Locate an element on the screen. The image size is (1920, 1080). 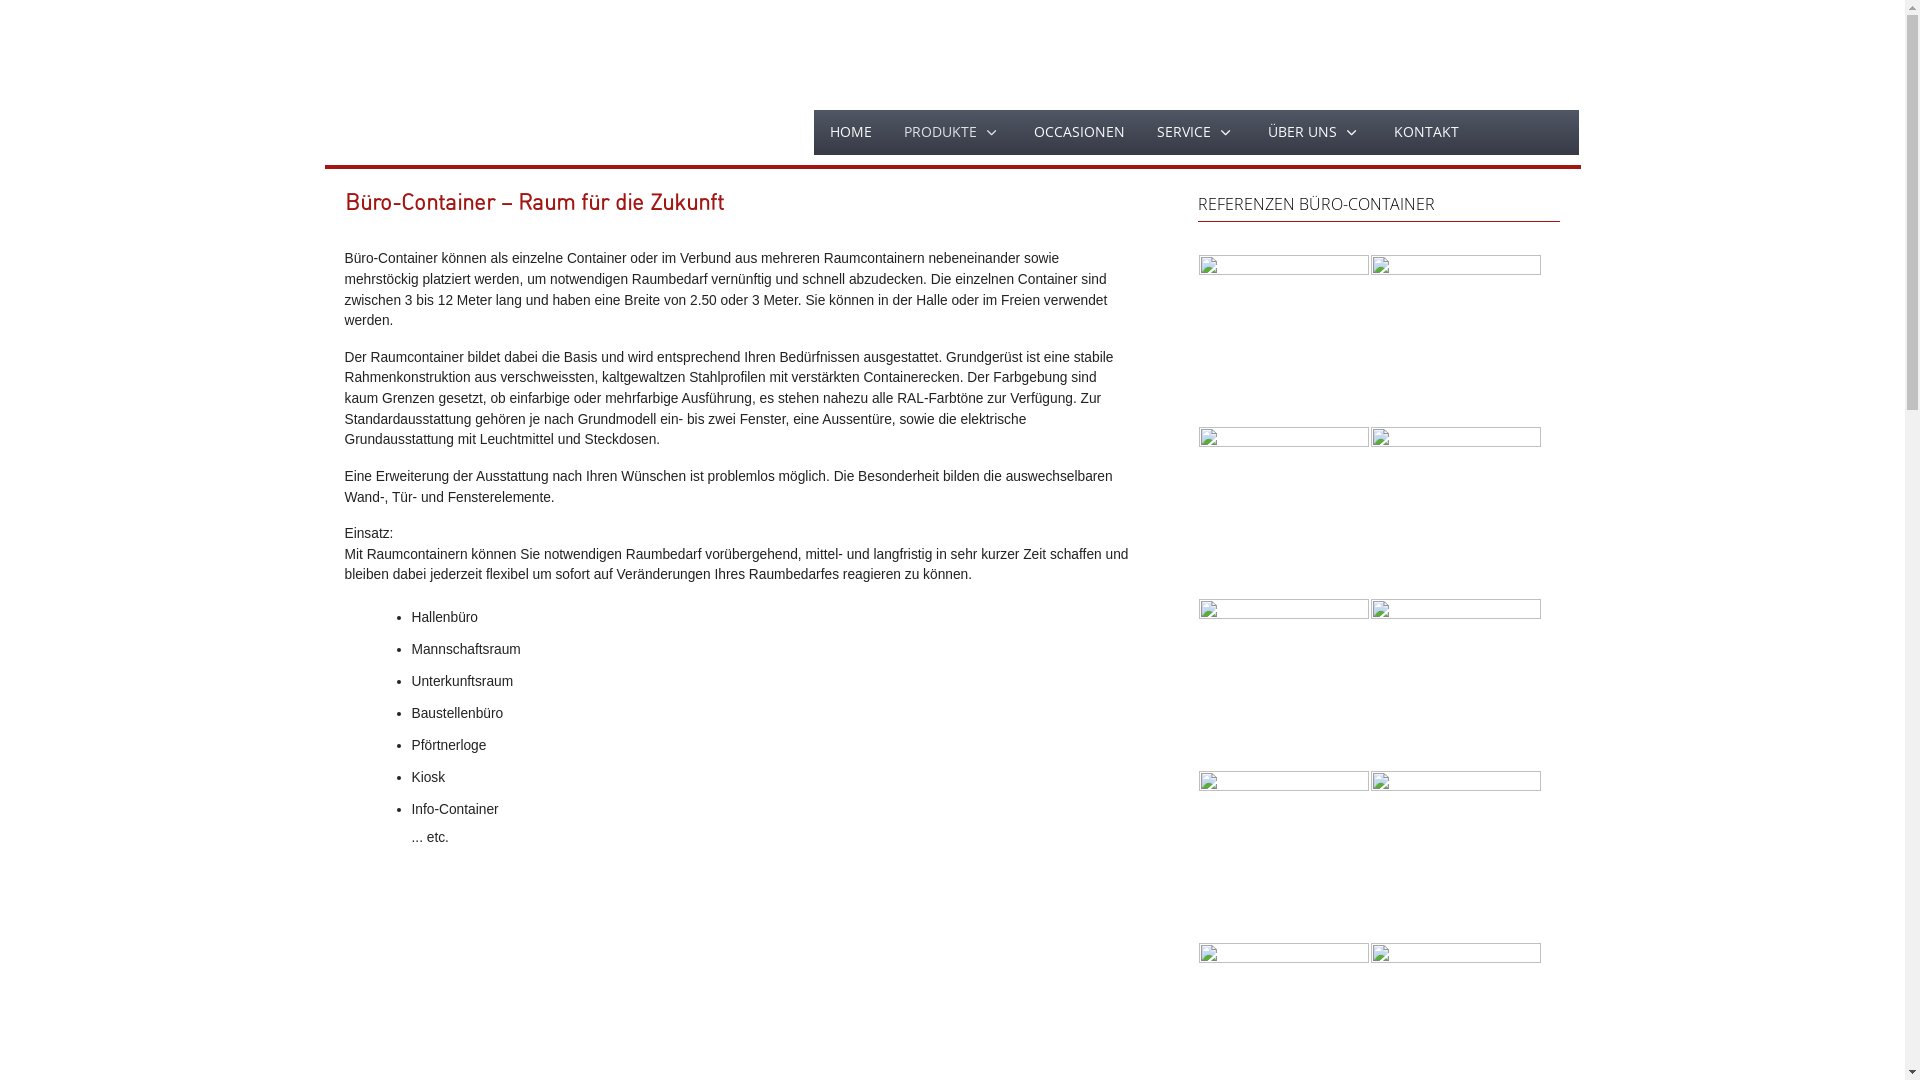
'KONTAKT' is located at coordinates (1425, 131).